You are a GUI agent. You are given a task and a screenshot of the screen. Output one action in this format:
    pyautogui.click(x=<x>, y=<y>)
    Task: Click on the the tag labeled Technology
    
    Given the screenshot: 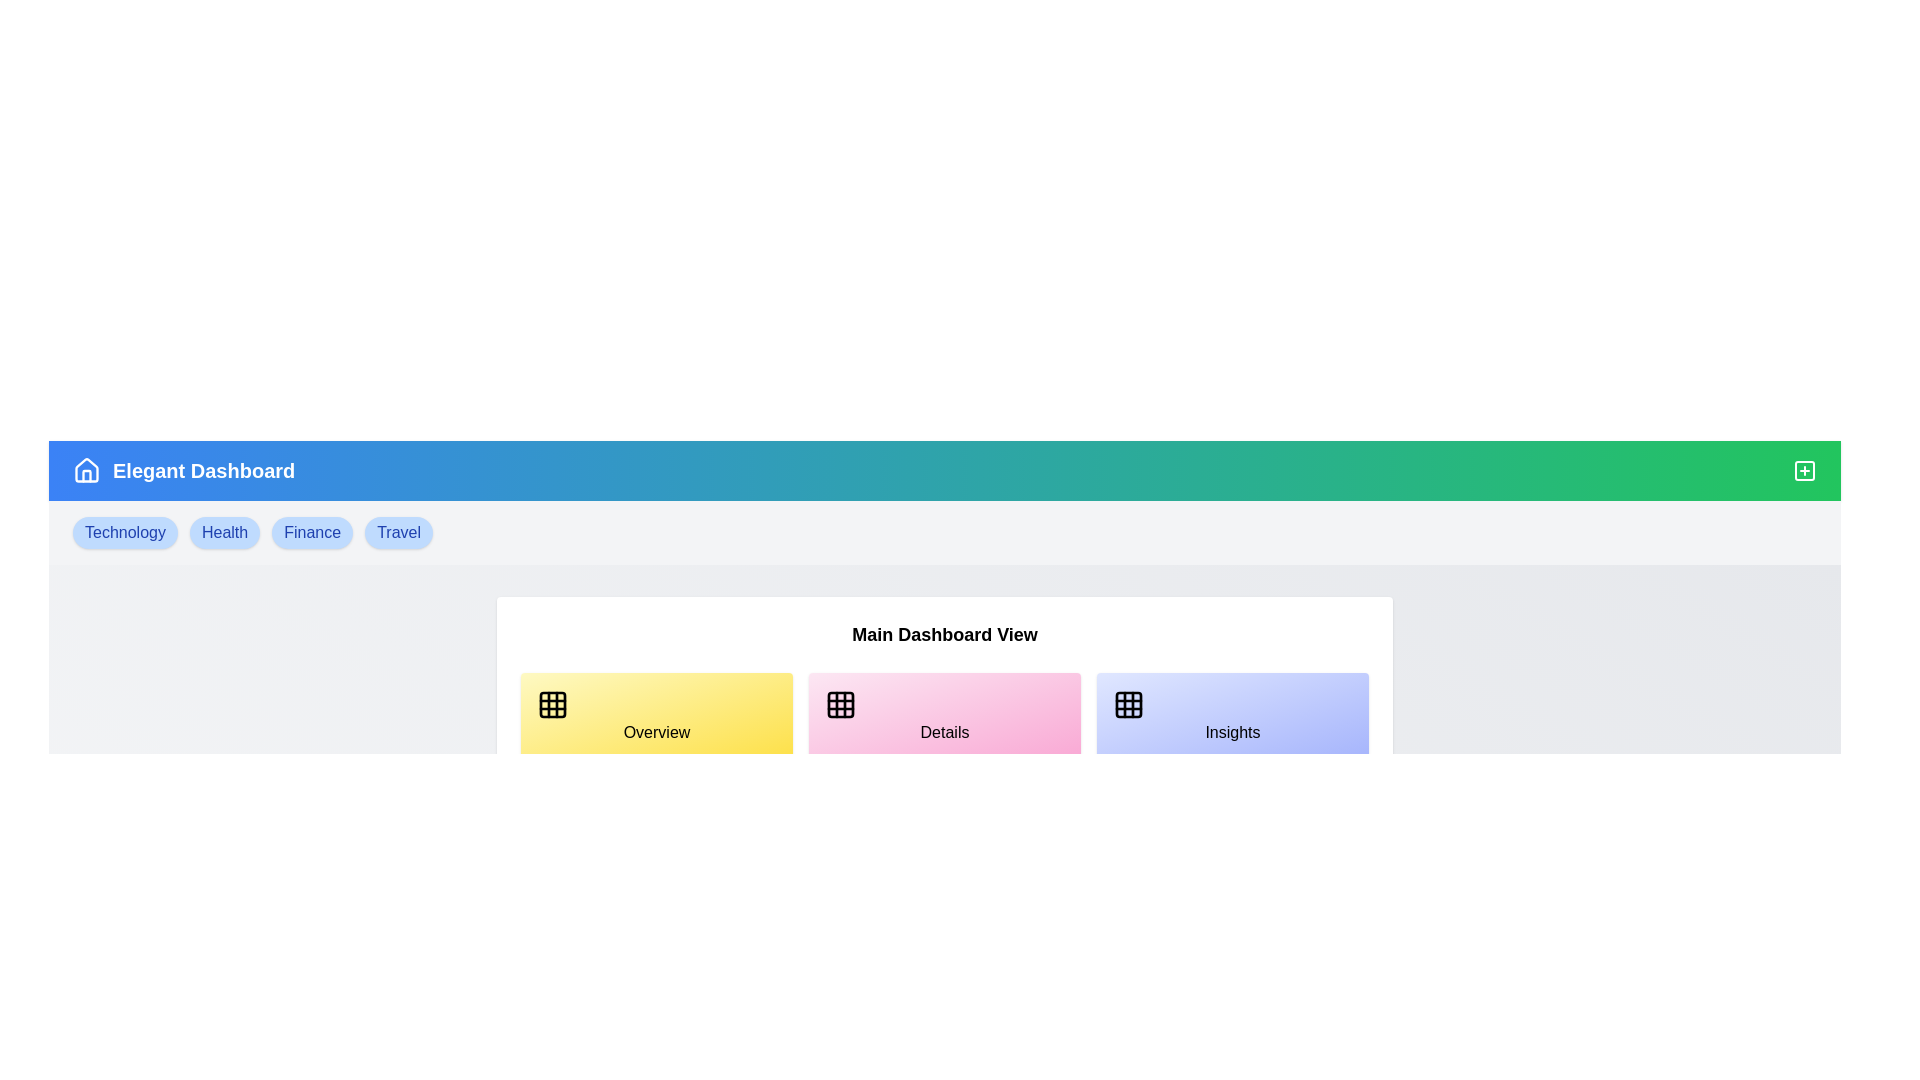 What is the action you would take?
    pyautogui.click(x=123, y=531)
    